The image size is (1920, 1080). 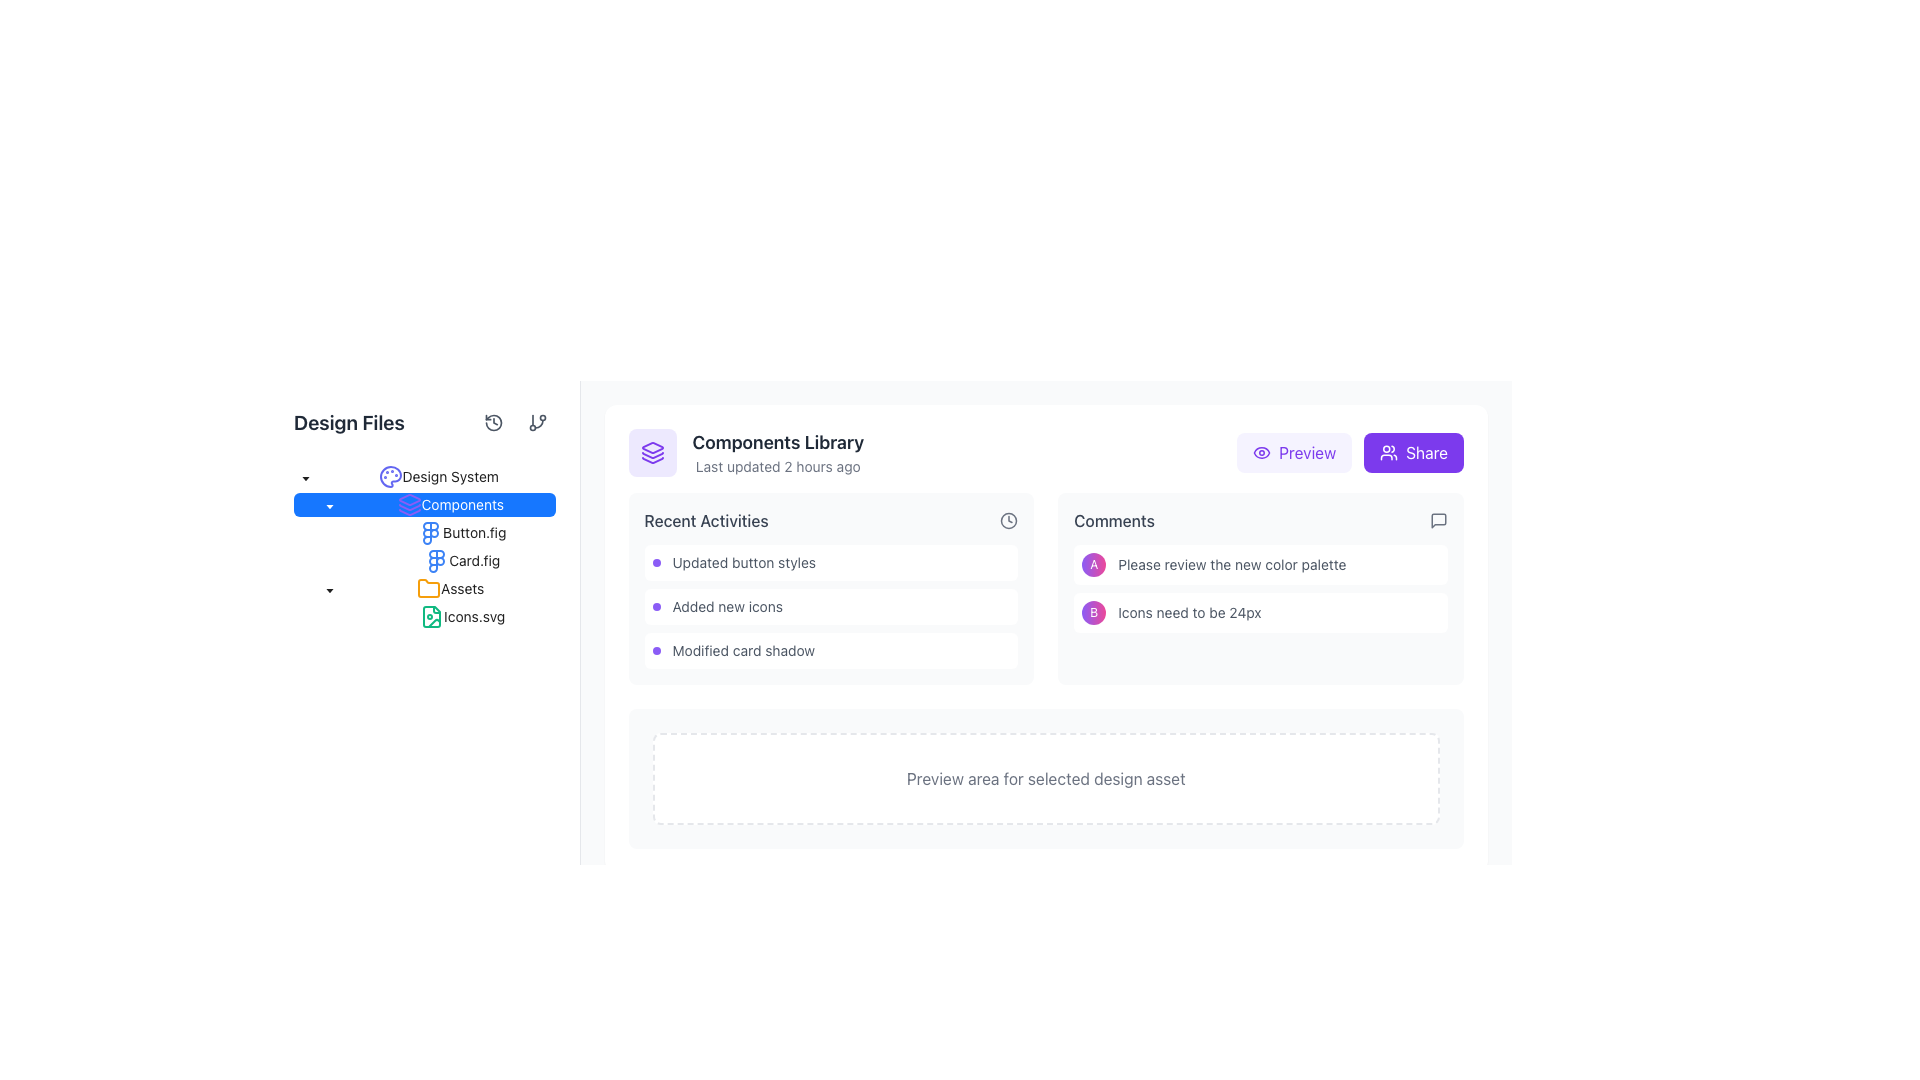 I want to click on the icon representing the 'Components Library' section, which is positioned to the left of the text 'Components Library', so click(x=652, y=452).